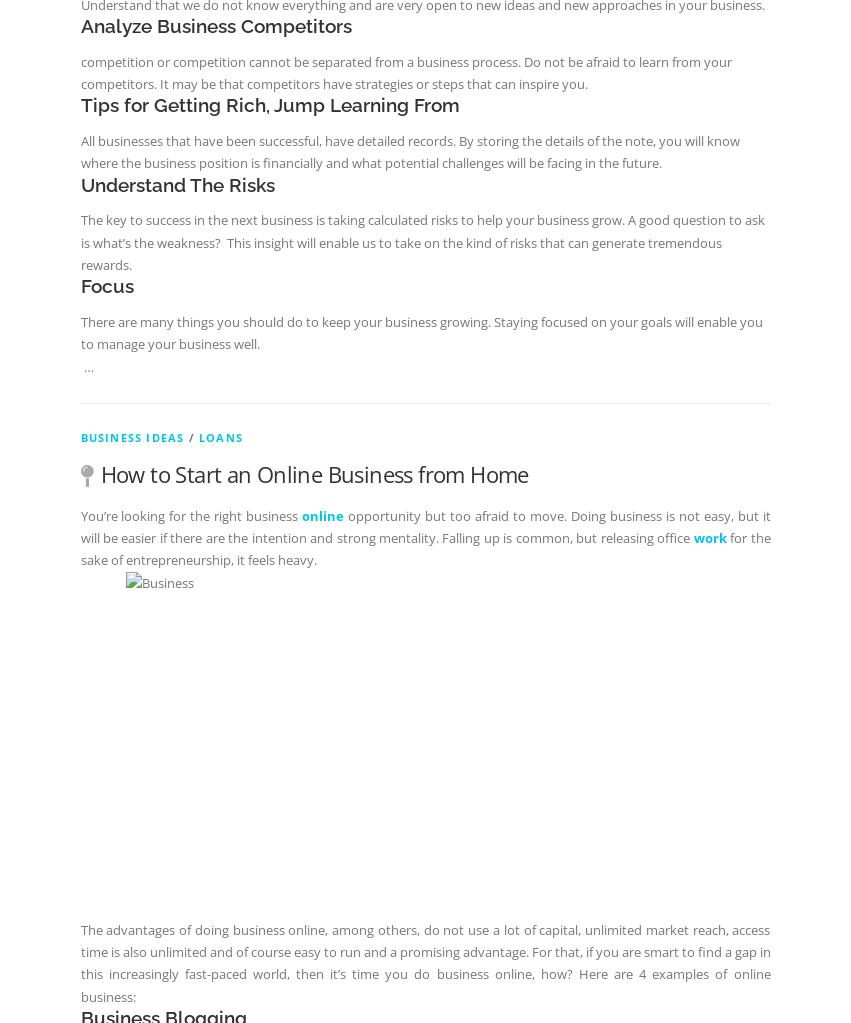 The width and height of the screenshot is (851, 1023). What do you see at coordinates (302, 513) in the screenshot?
I see `'online'` at bounding box center [302, 513].